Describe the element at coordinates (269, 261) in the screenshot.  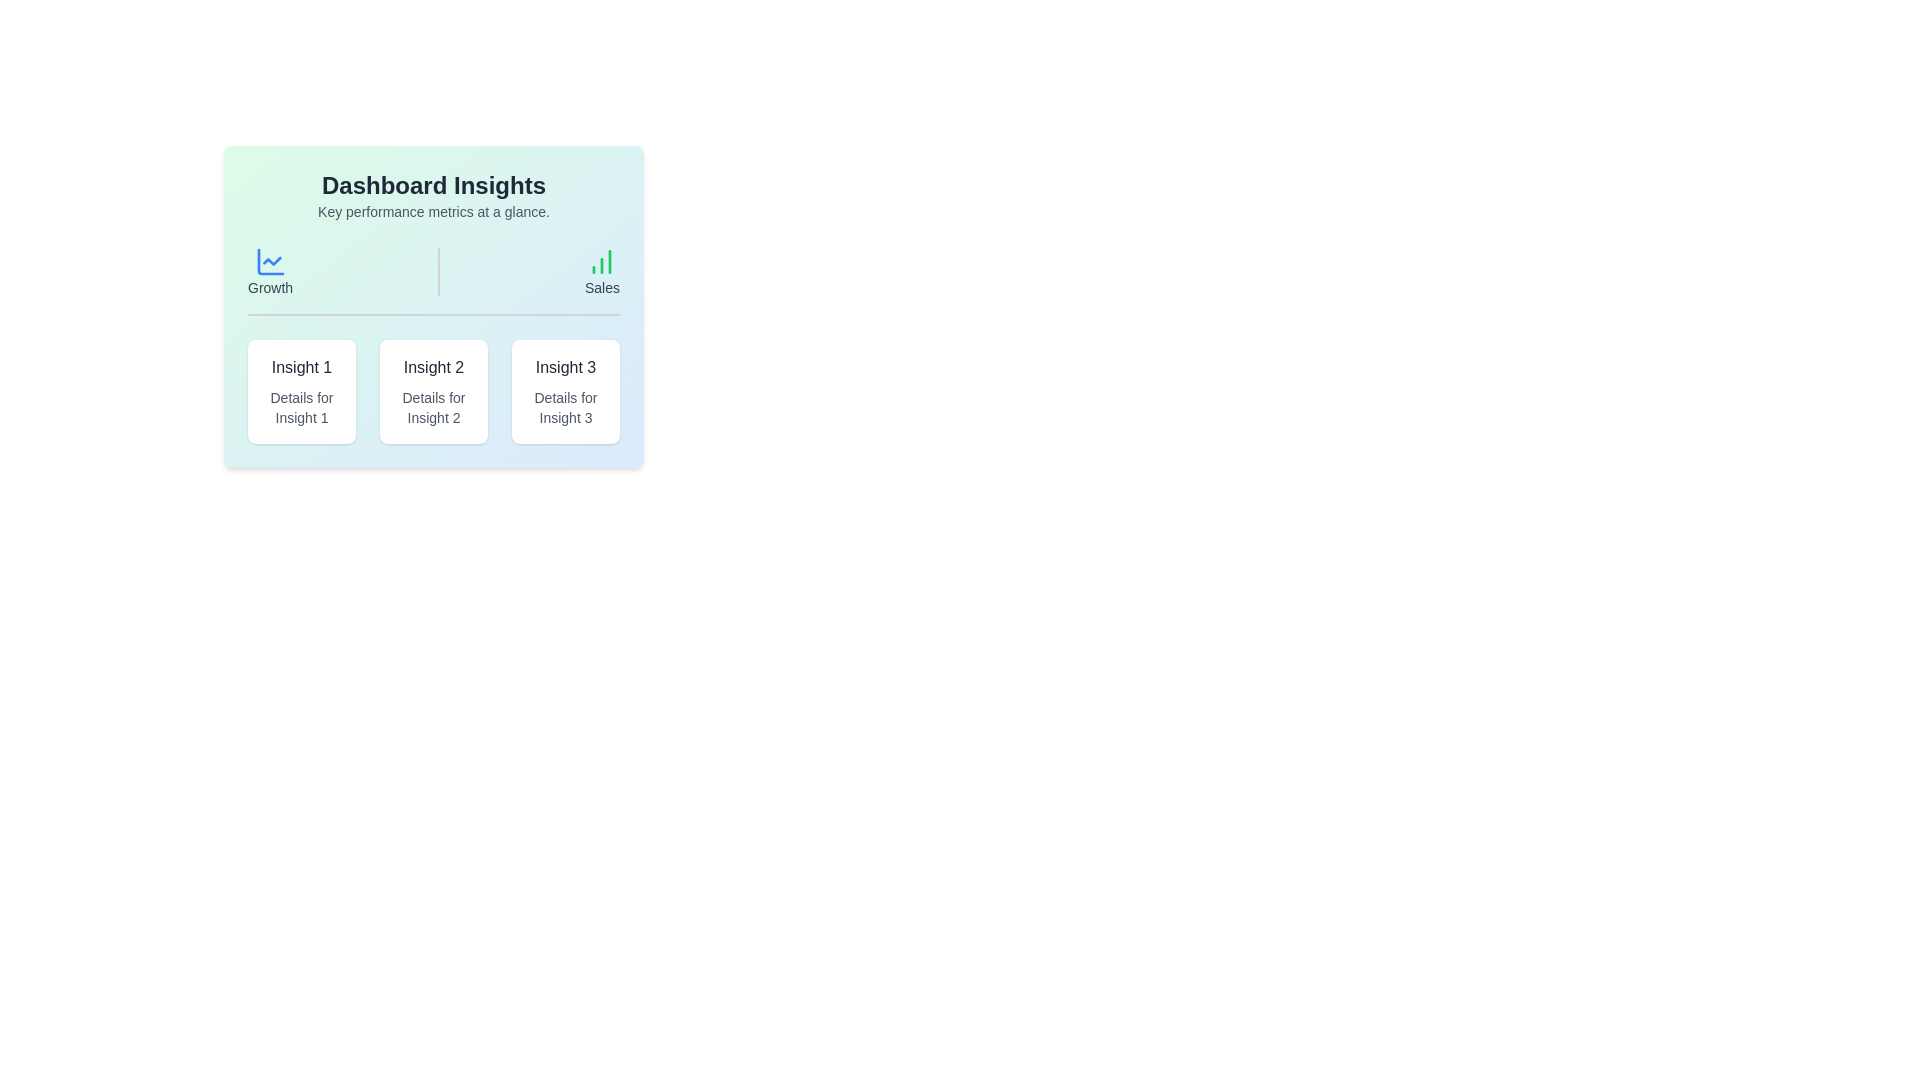
I see `the growth indicator icon located in the upper left area of the interface, positioned above the 'Growth' label and to the left of the 'Sales' section` at that location.